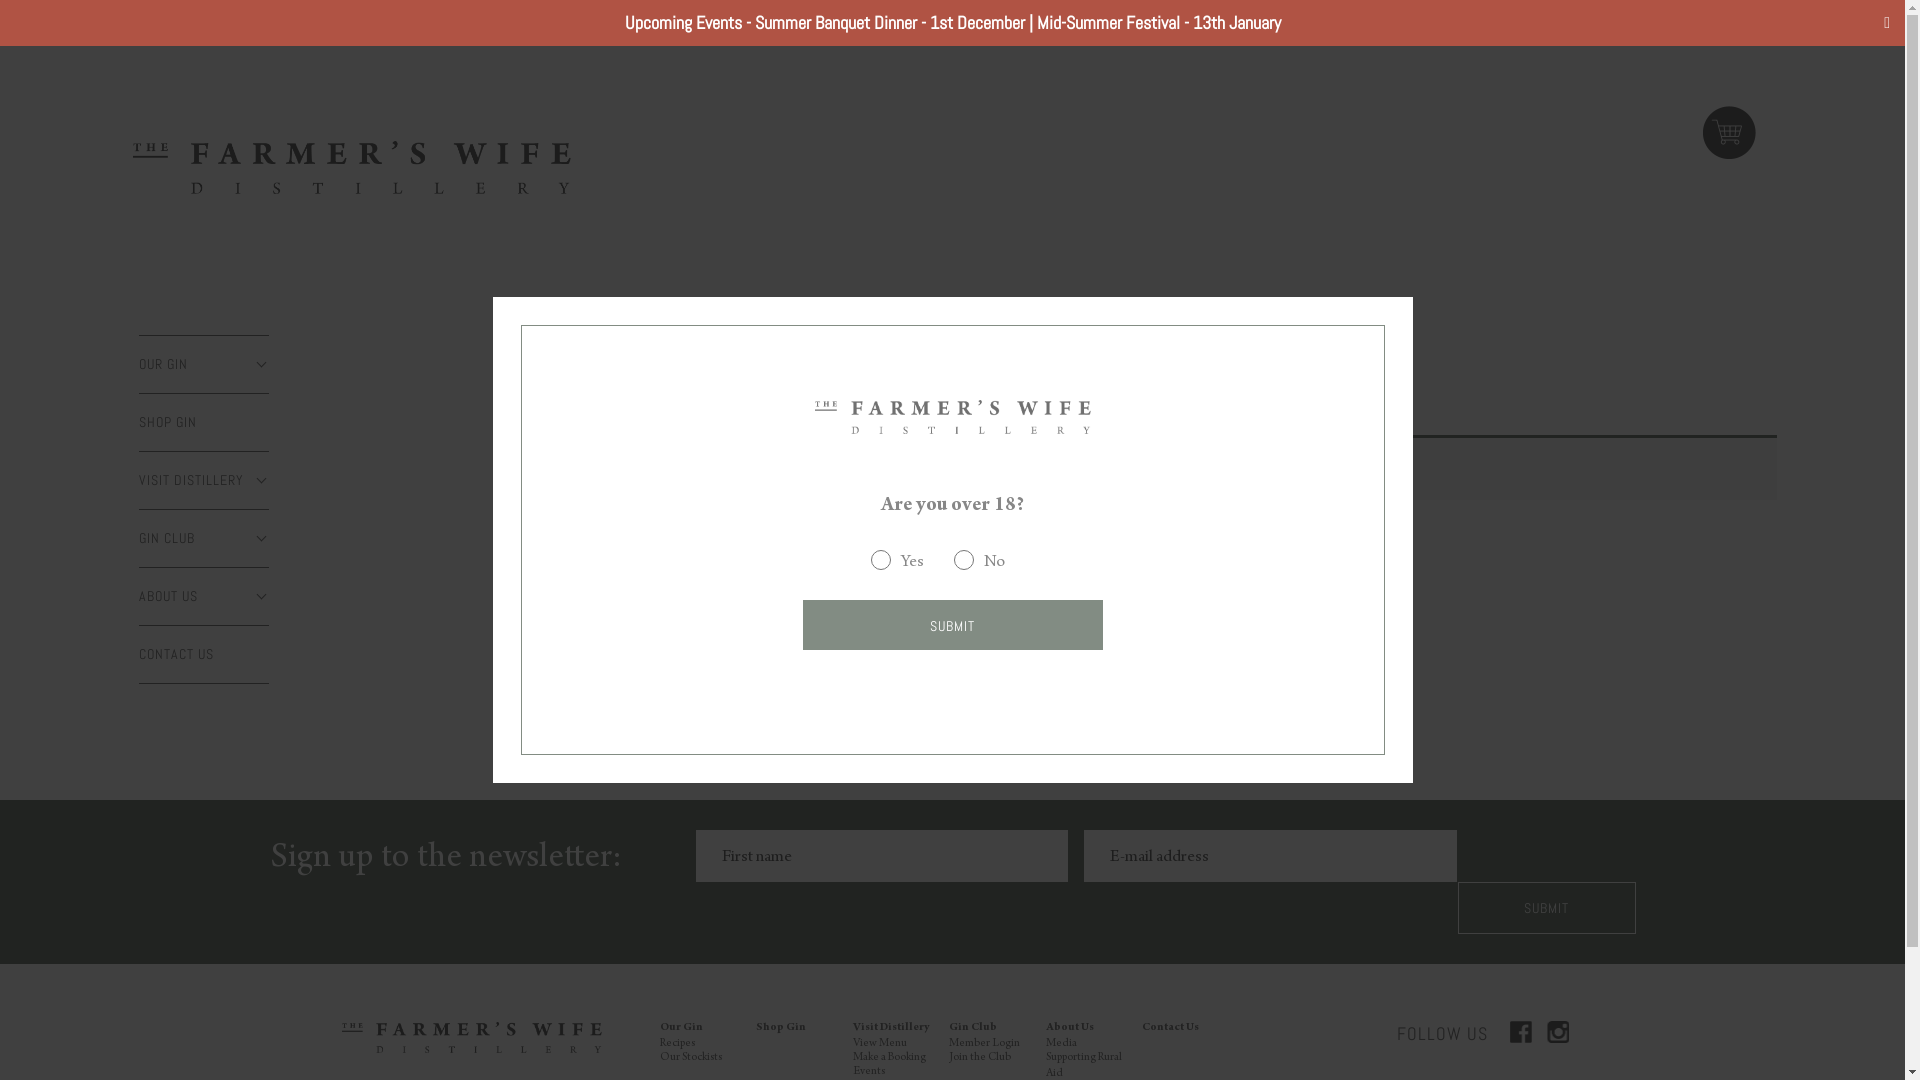  Describe the element at coordinates (888, 1056) in the screenshot. I see `'Make a Booking'` at that location.